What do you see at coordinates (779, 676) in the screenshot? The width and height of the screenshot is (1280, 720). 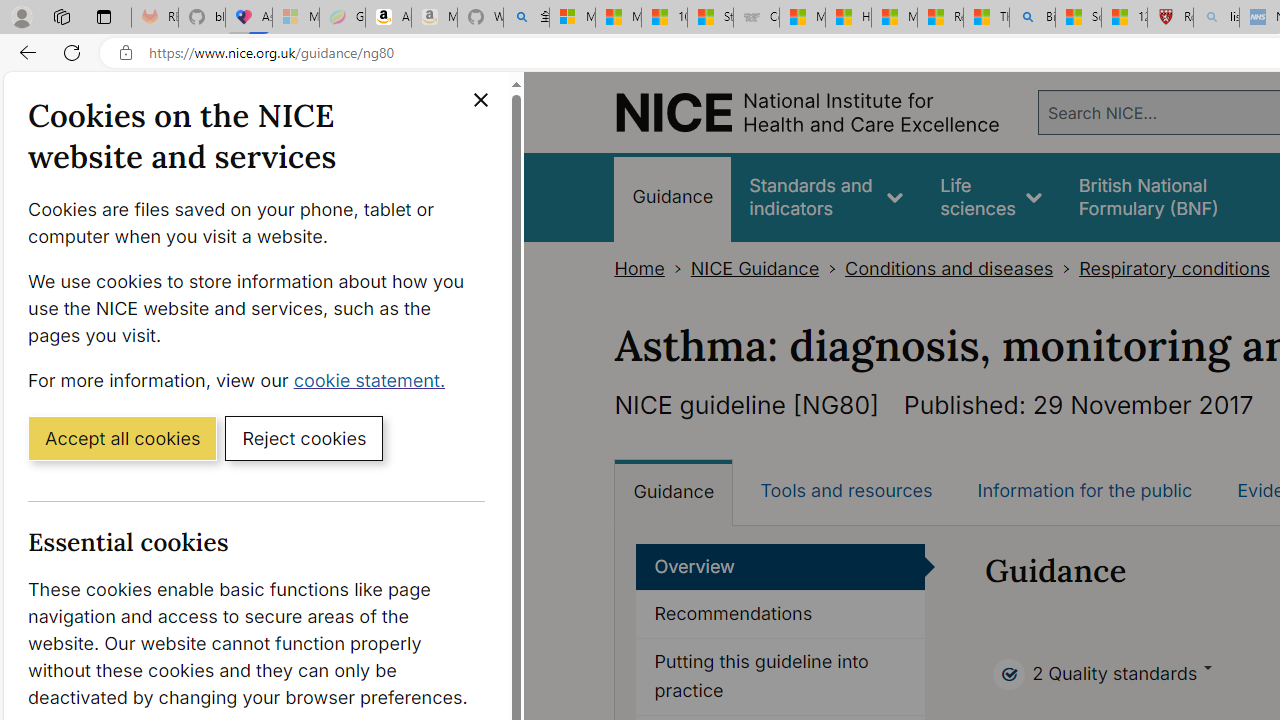 I see `'Putting this guideline into practice'` at bounding box center [779, 676].